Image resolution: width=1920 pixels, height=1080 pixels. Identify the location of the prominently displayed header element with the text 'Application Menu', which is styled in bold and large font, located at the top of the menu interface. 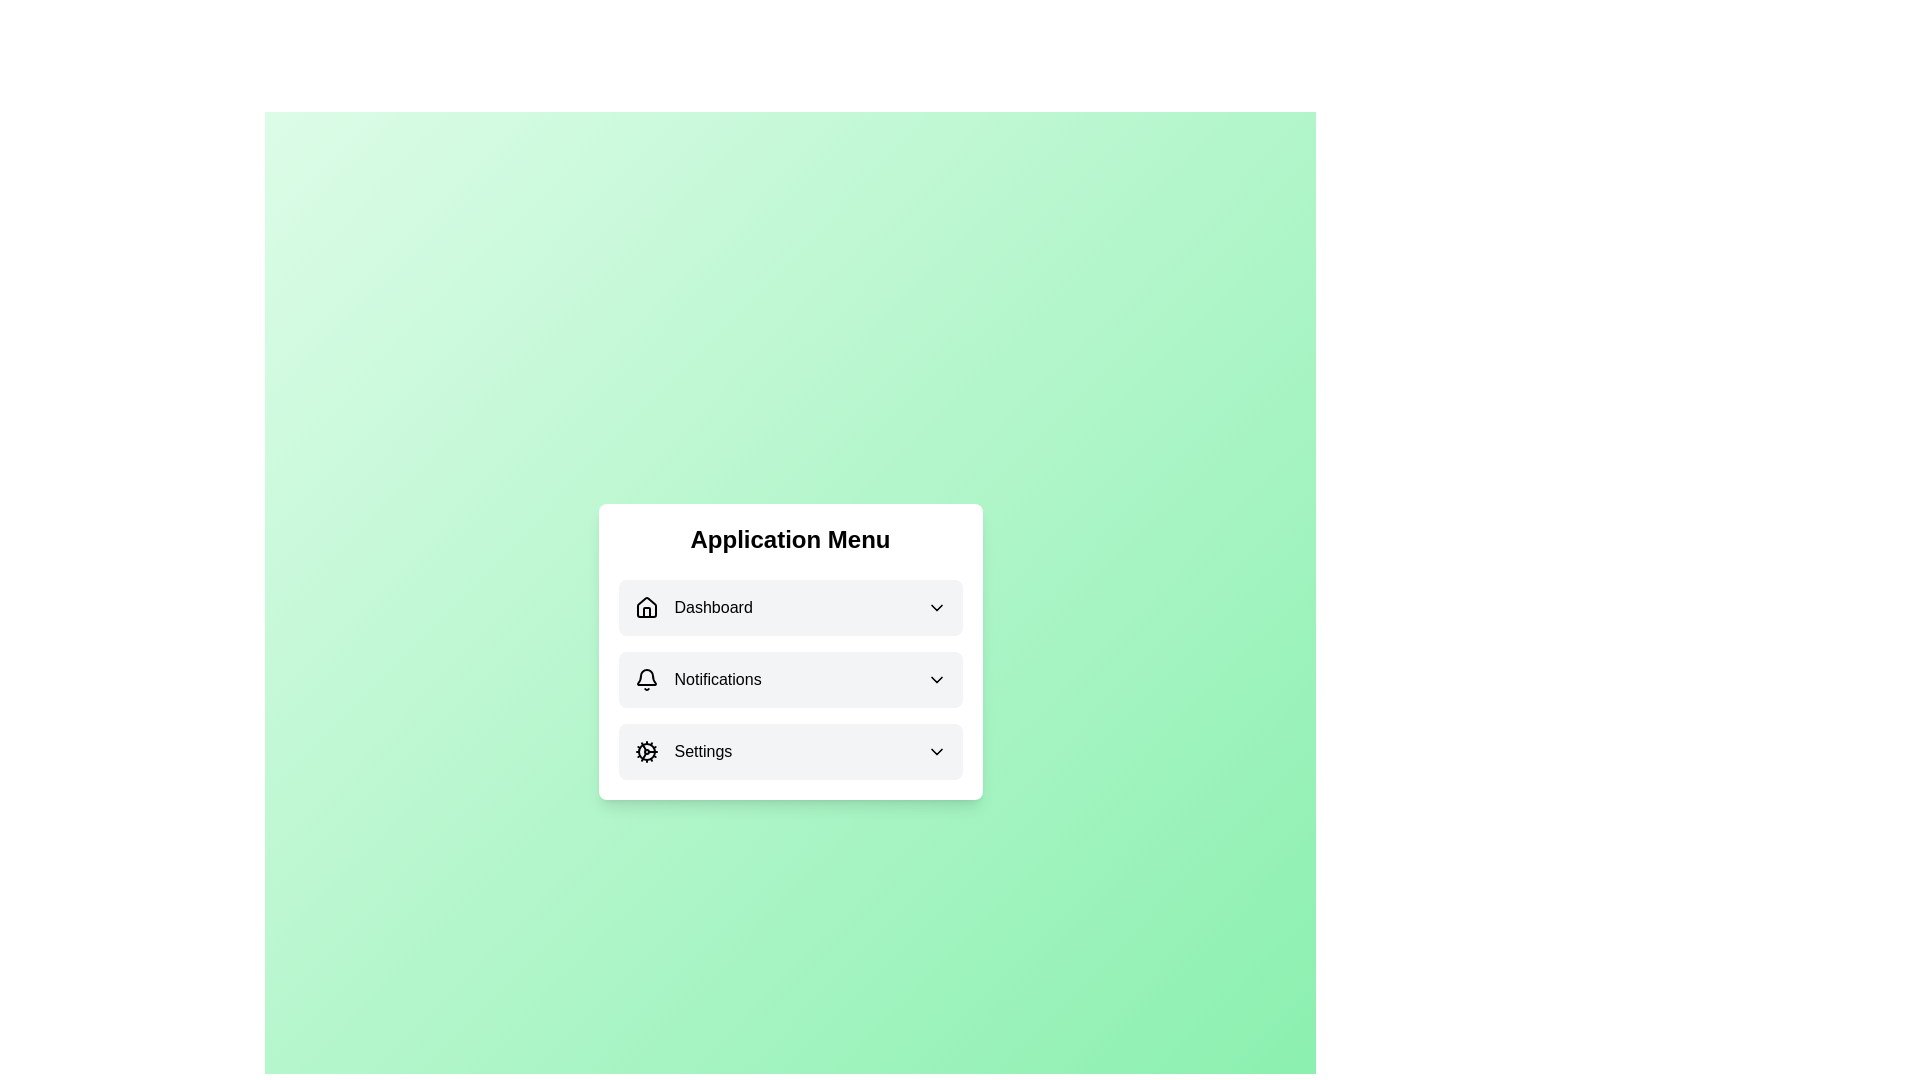
(789, 540).